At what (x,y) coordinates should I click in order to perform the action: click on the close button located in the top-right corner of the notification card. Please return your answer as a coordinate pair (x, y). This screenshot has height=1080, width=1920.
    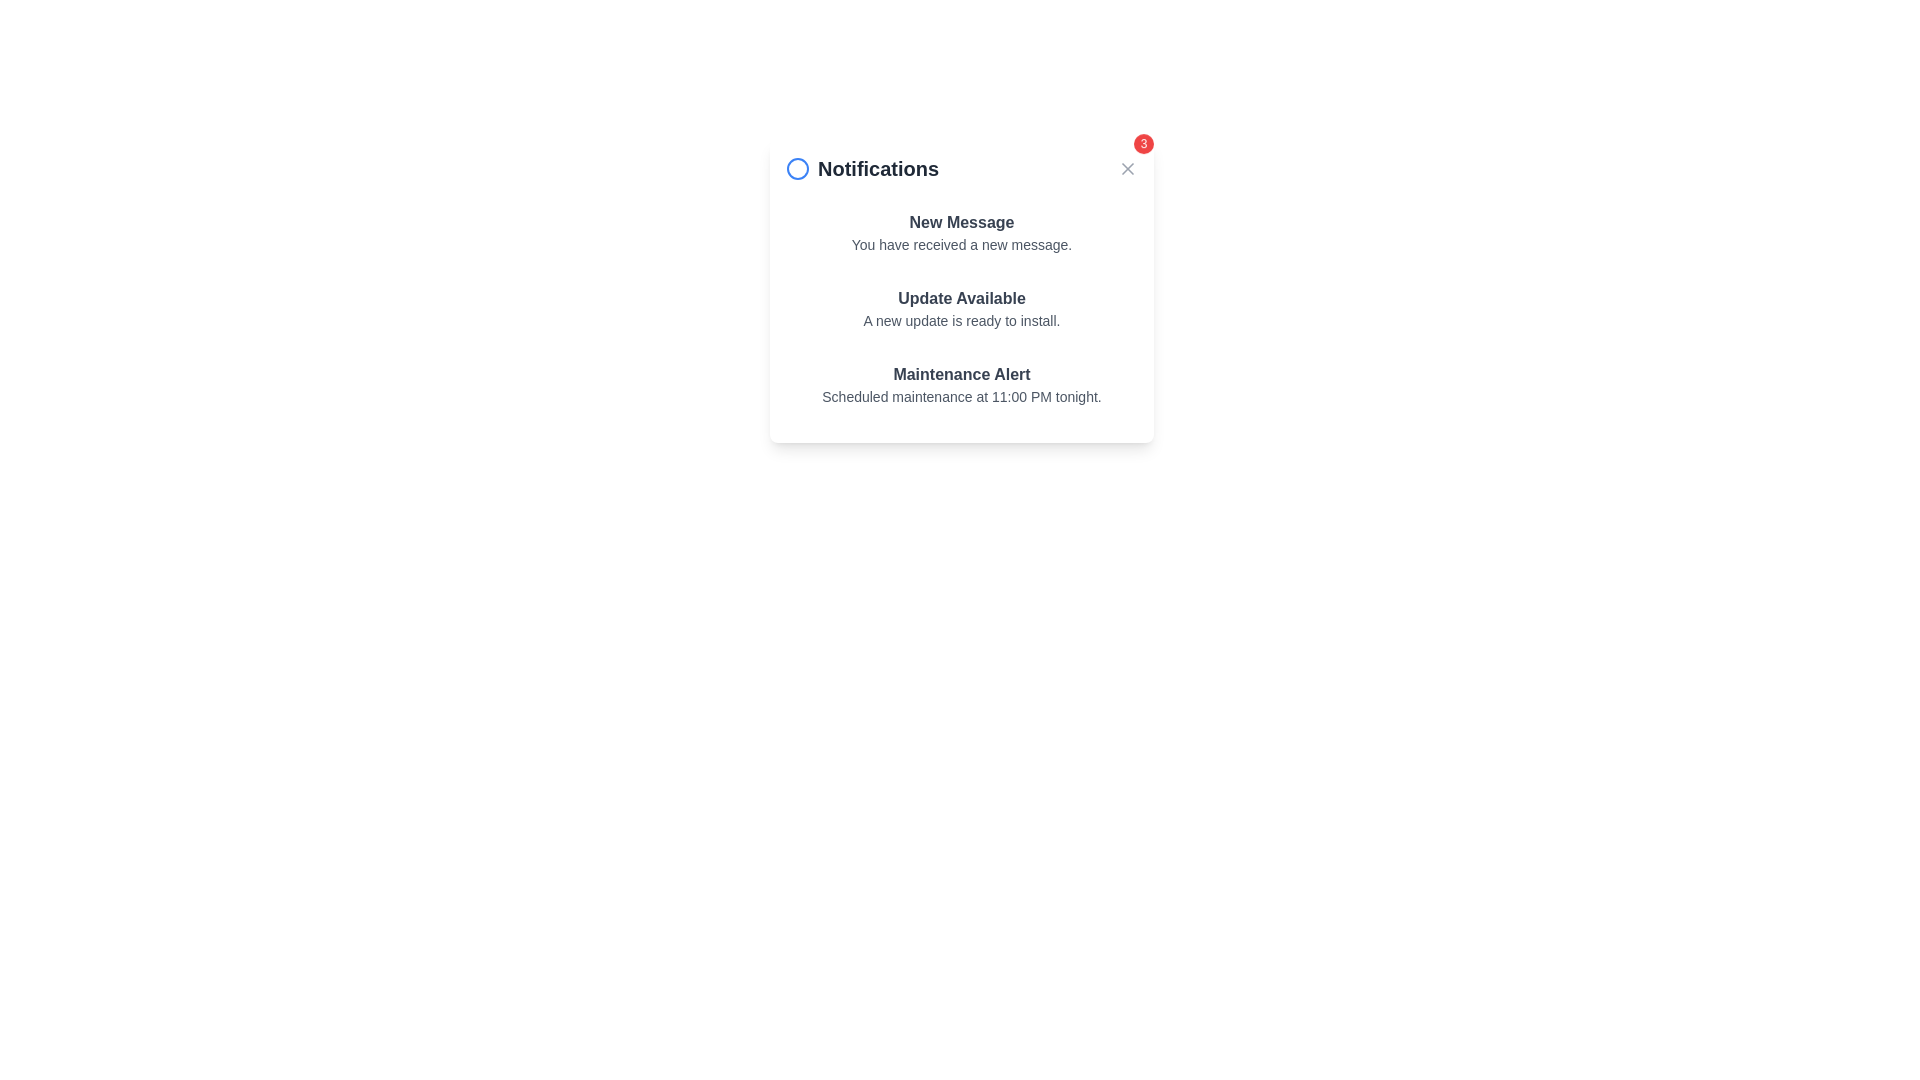
    Looking at the image, I should click on (1128, 168).